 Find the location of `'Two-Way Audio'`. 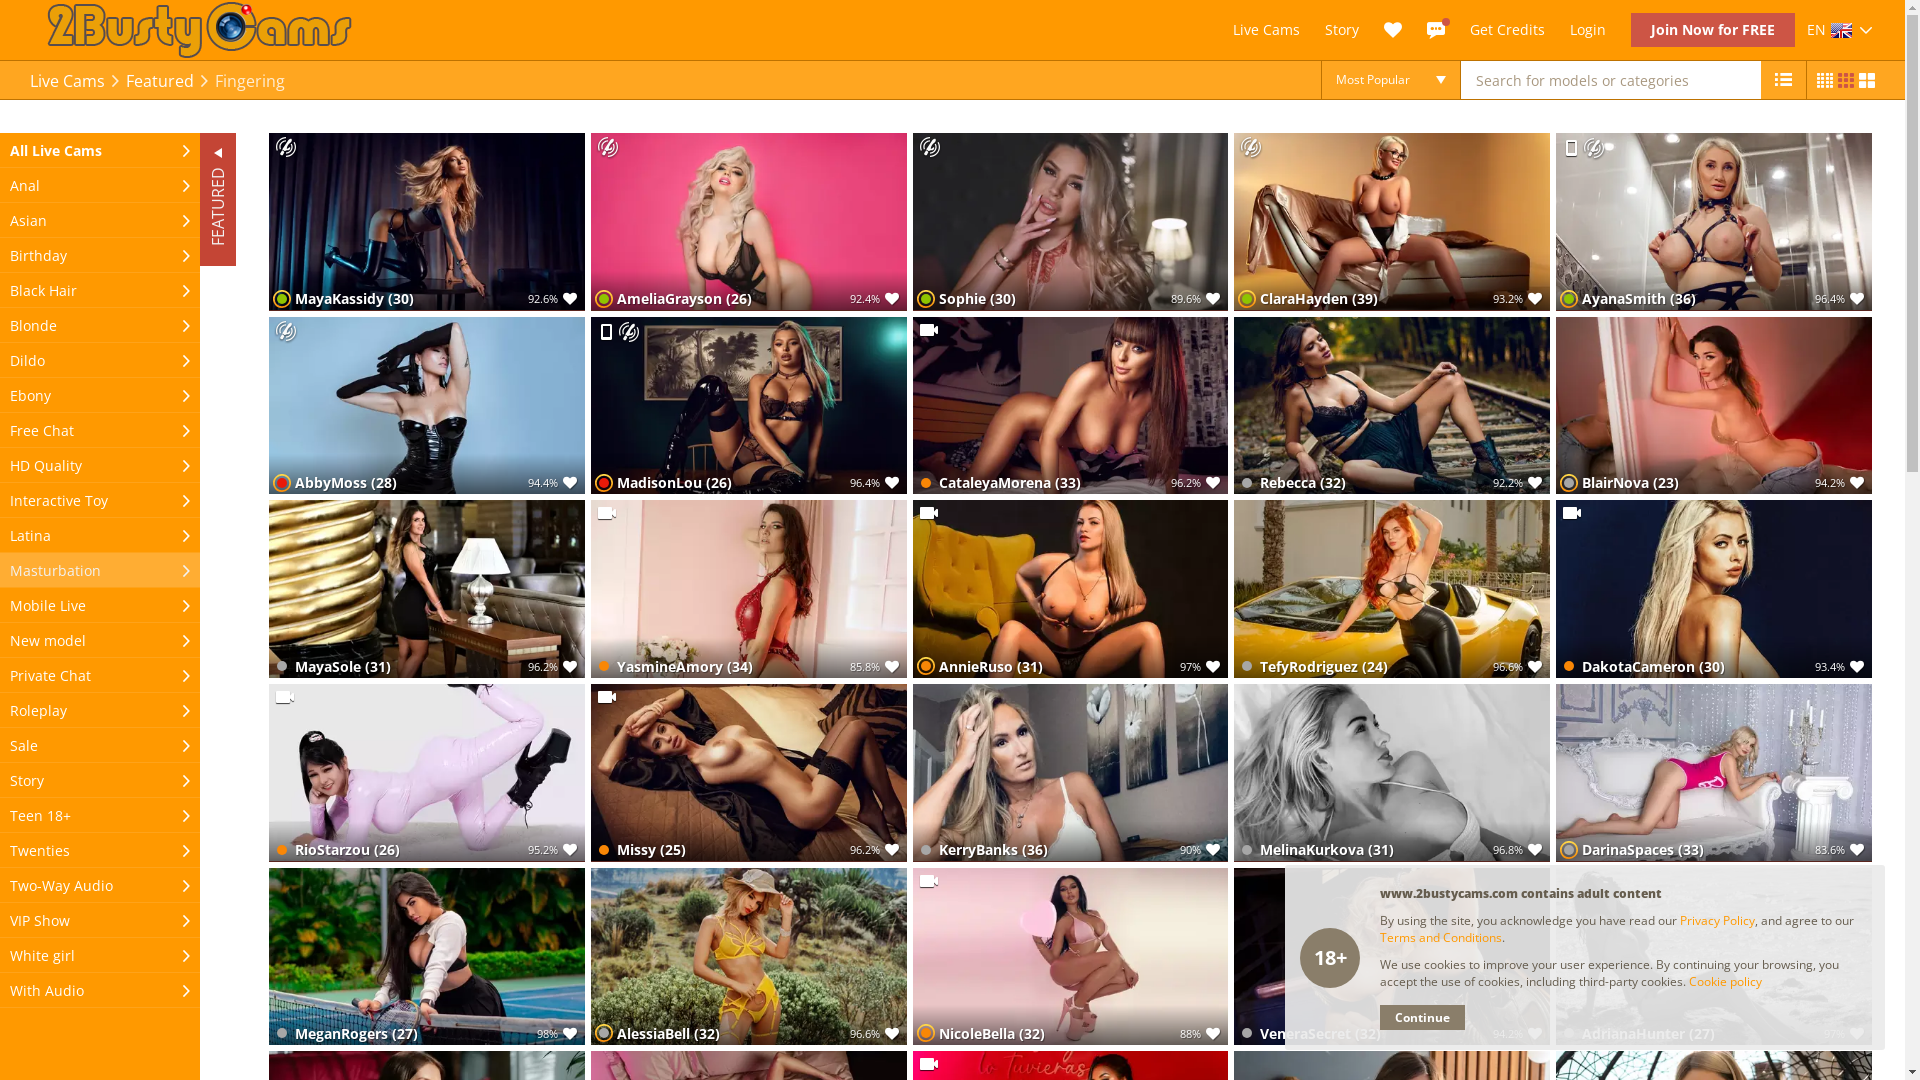

'Two-Way Audio' is located at coordinates (0, 884).